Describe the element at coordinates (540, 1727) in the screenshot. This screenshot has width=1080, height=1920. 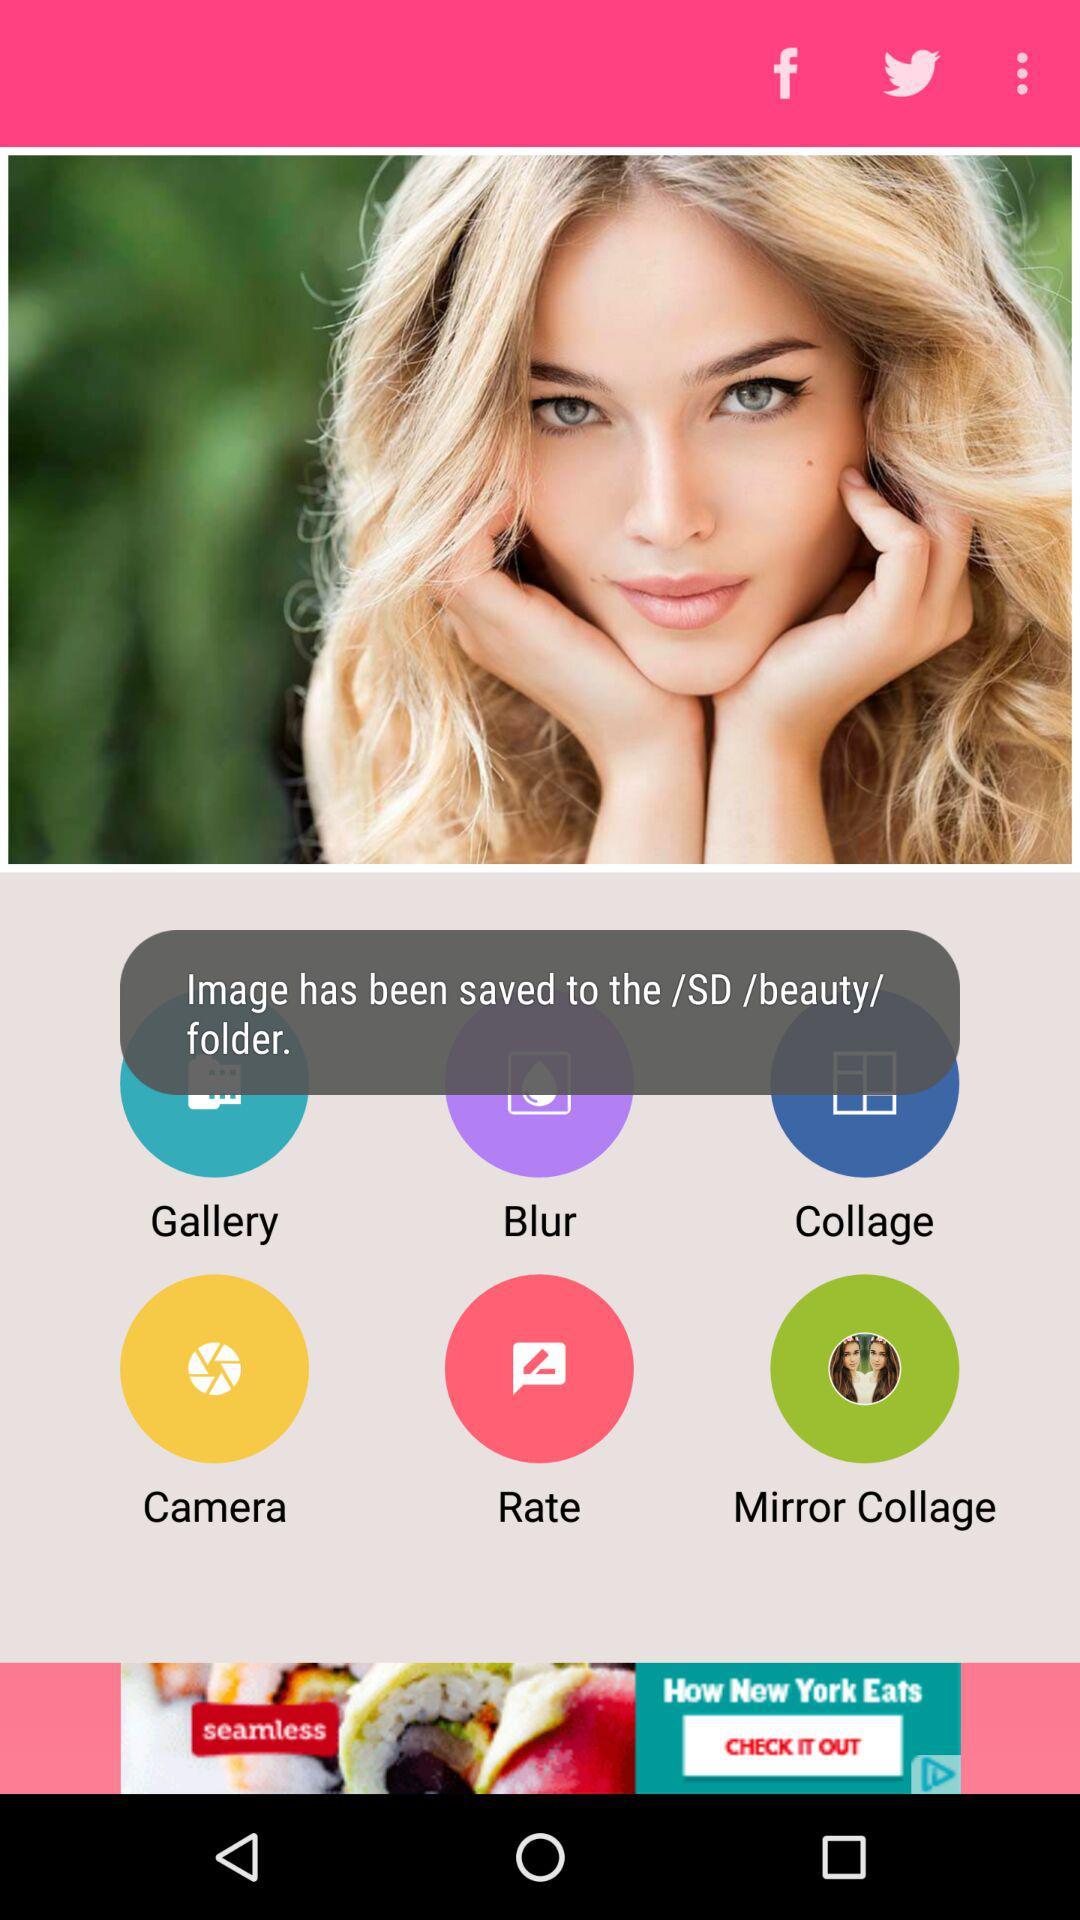
I see `advertisement` at that location.